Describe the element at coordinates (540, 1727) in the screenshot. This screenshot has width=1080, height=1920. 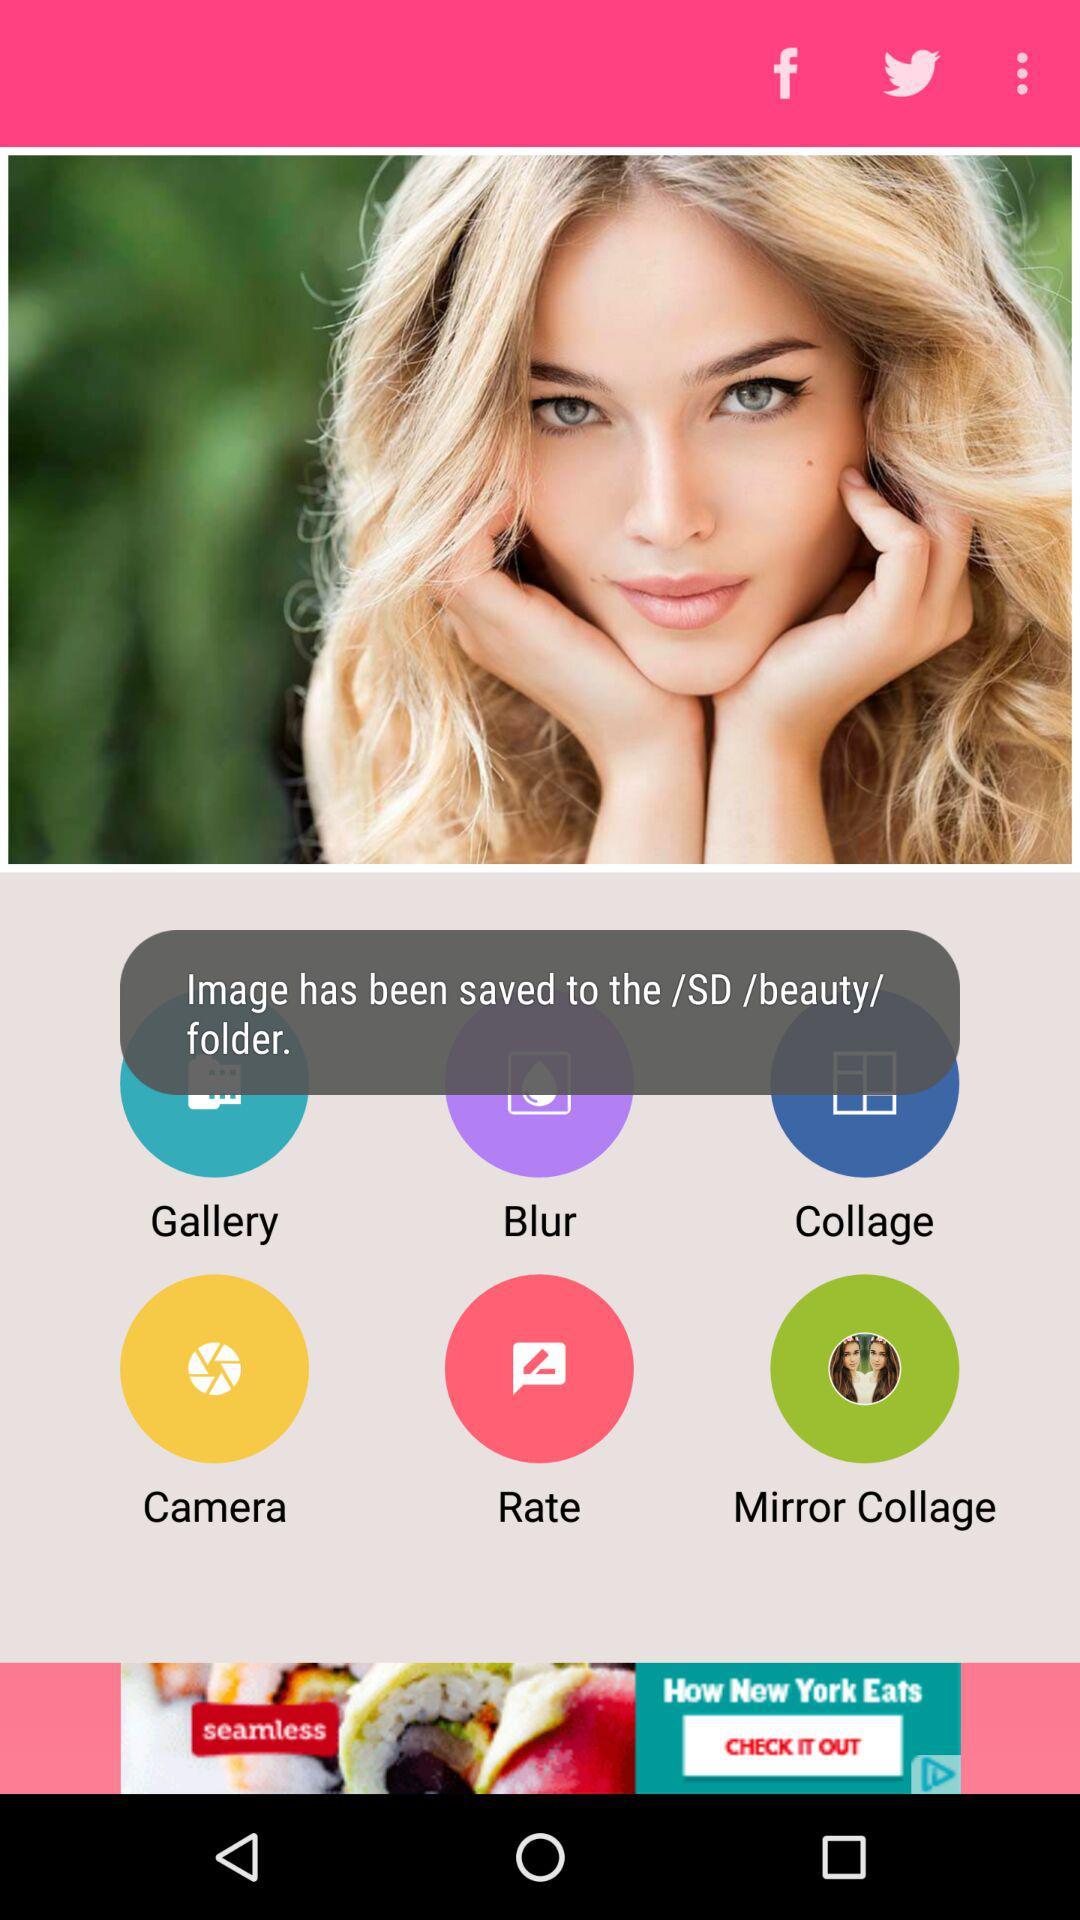
I see `advertisement` at that location.